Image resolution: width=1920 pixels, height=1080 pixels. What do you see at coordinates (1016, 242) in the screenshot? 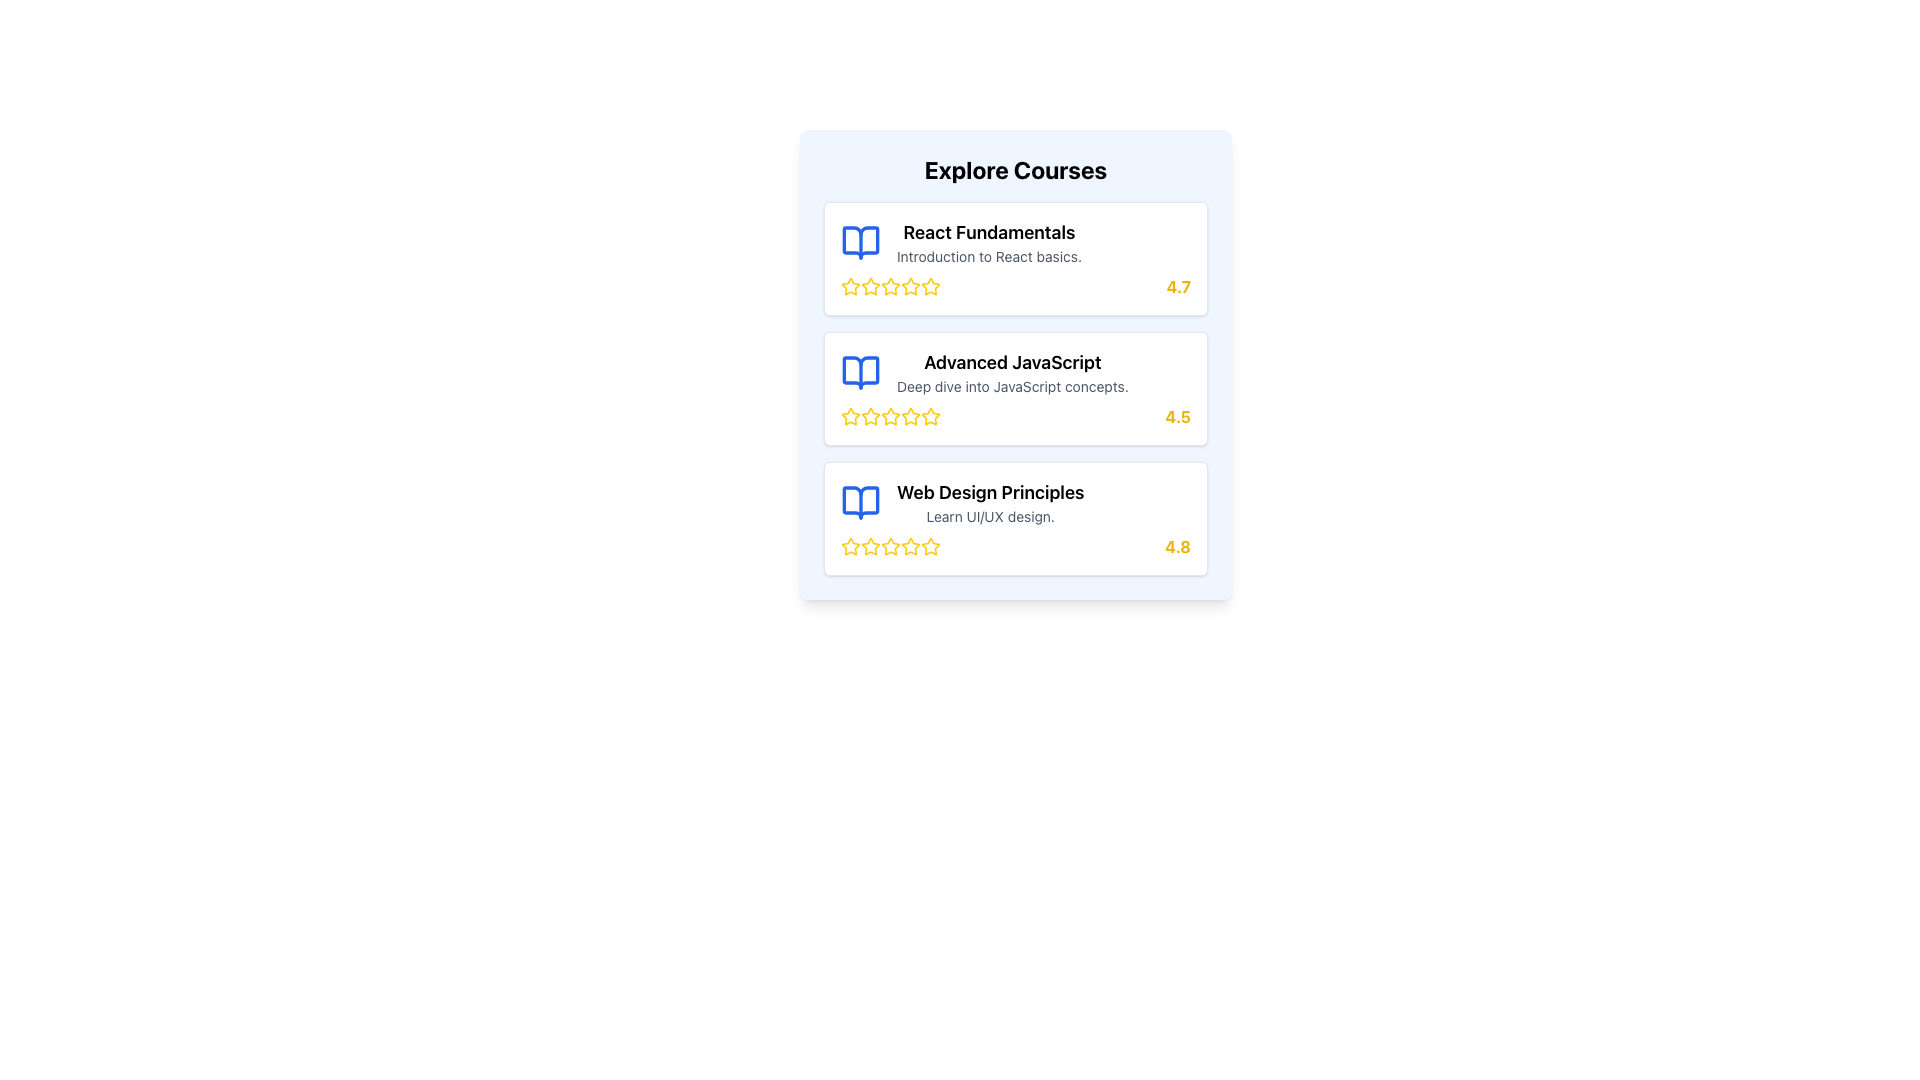
I see `the course name text on the content display card at the top of the card layout` at bounding box center [1016, 242].